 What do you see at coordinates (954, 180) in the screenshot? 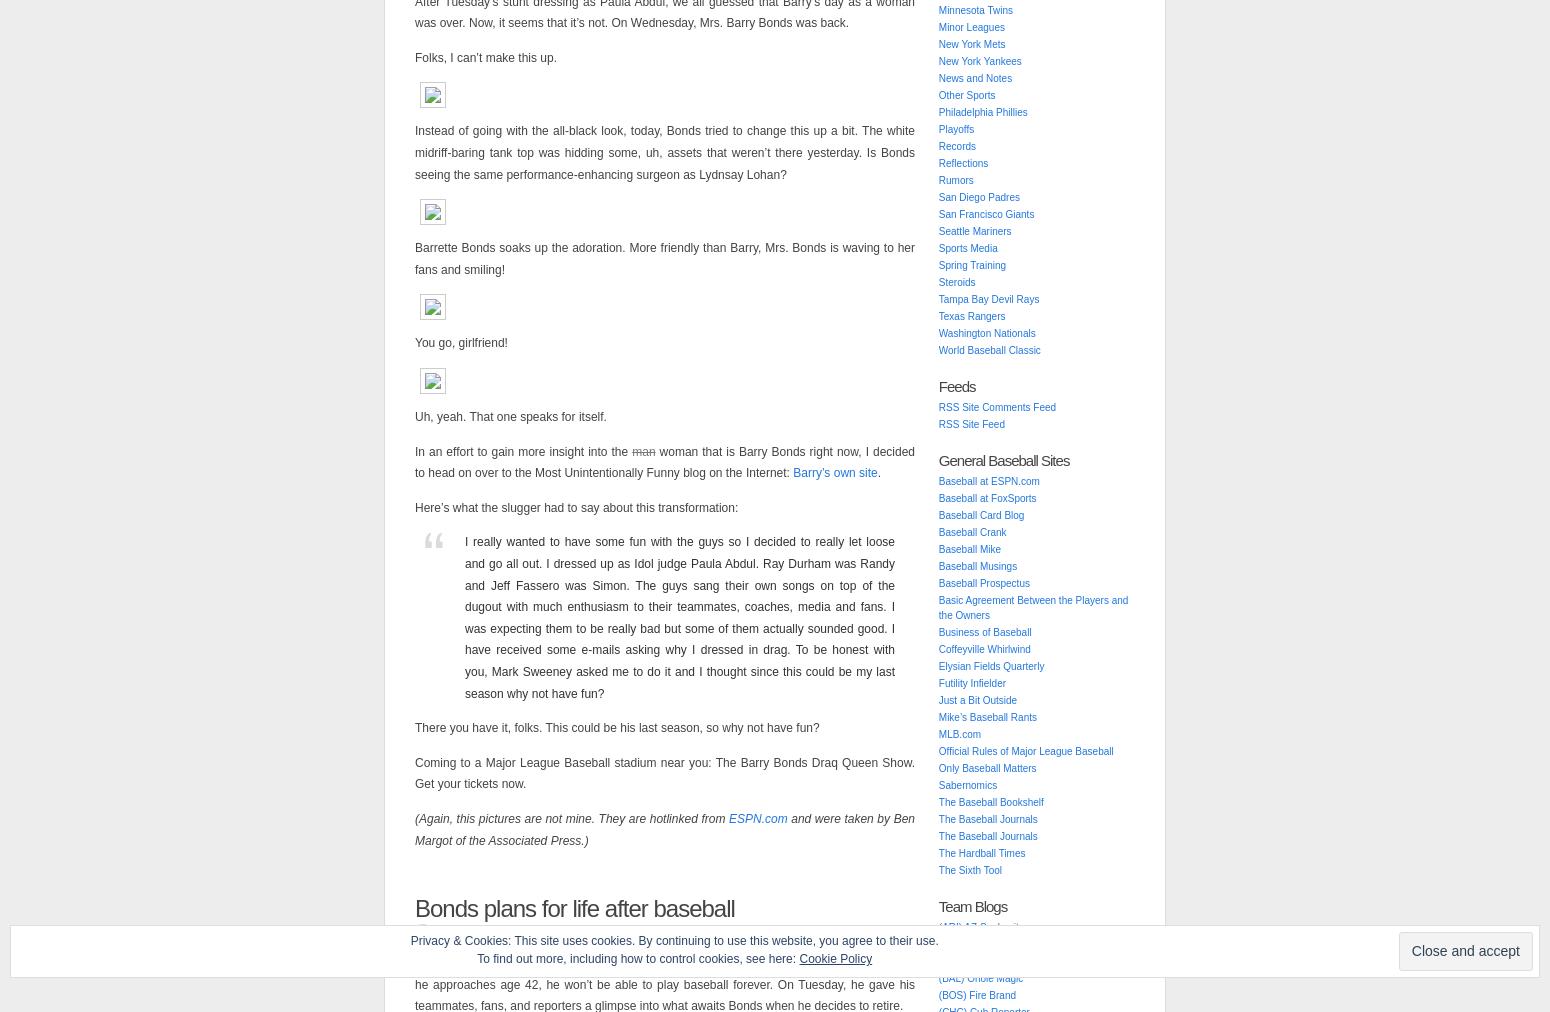
I see `'Rumors'` at bounding box center [954, 180].